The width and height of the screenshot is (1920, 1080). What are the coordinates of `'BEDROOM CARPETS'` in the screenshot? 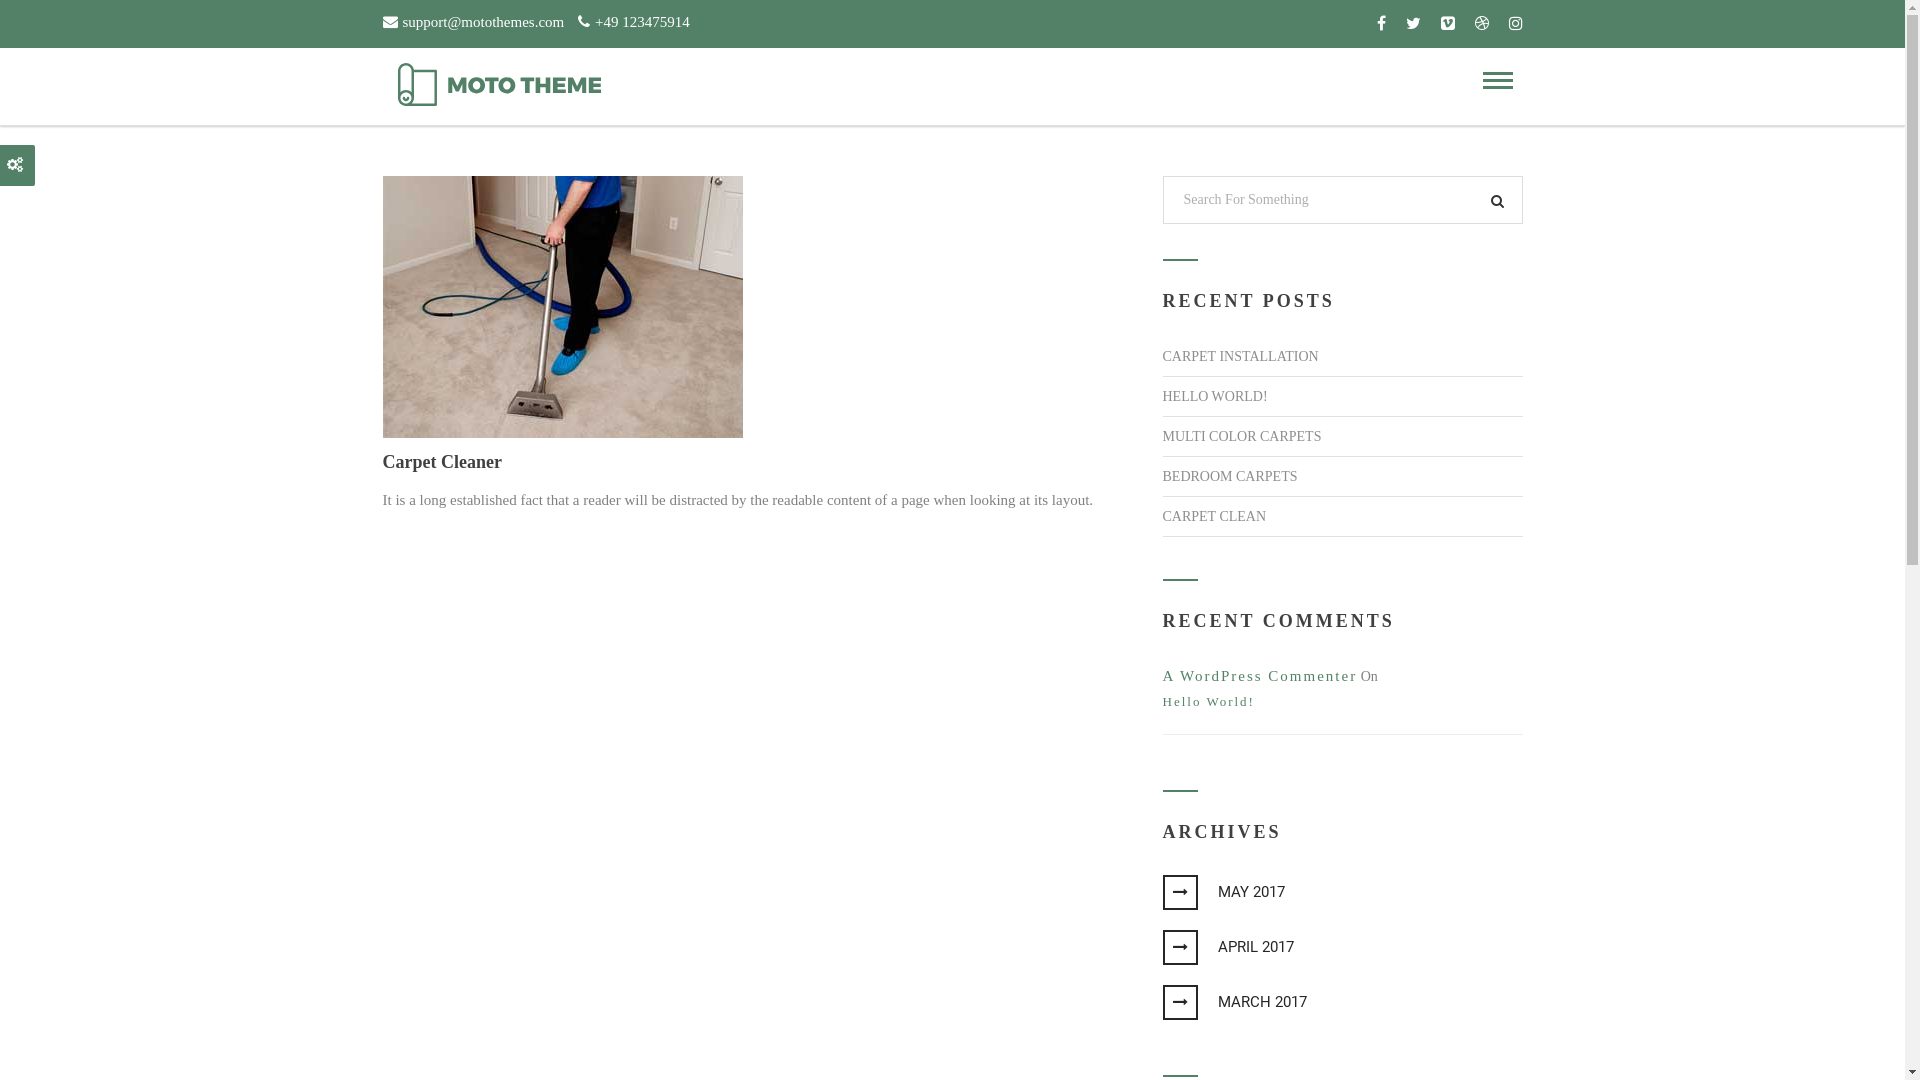 It's located at (1228, 476).